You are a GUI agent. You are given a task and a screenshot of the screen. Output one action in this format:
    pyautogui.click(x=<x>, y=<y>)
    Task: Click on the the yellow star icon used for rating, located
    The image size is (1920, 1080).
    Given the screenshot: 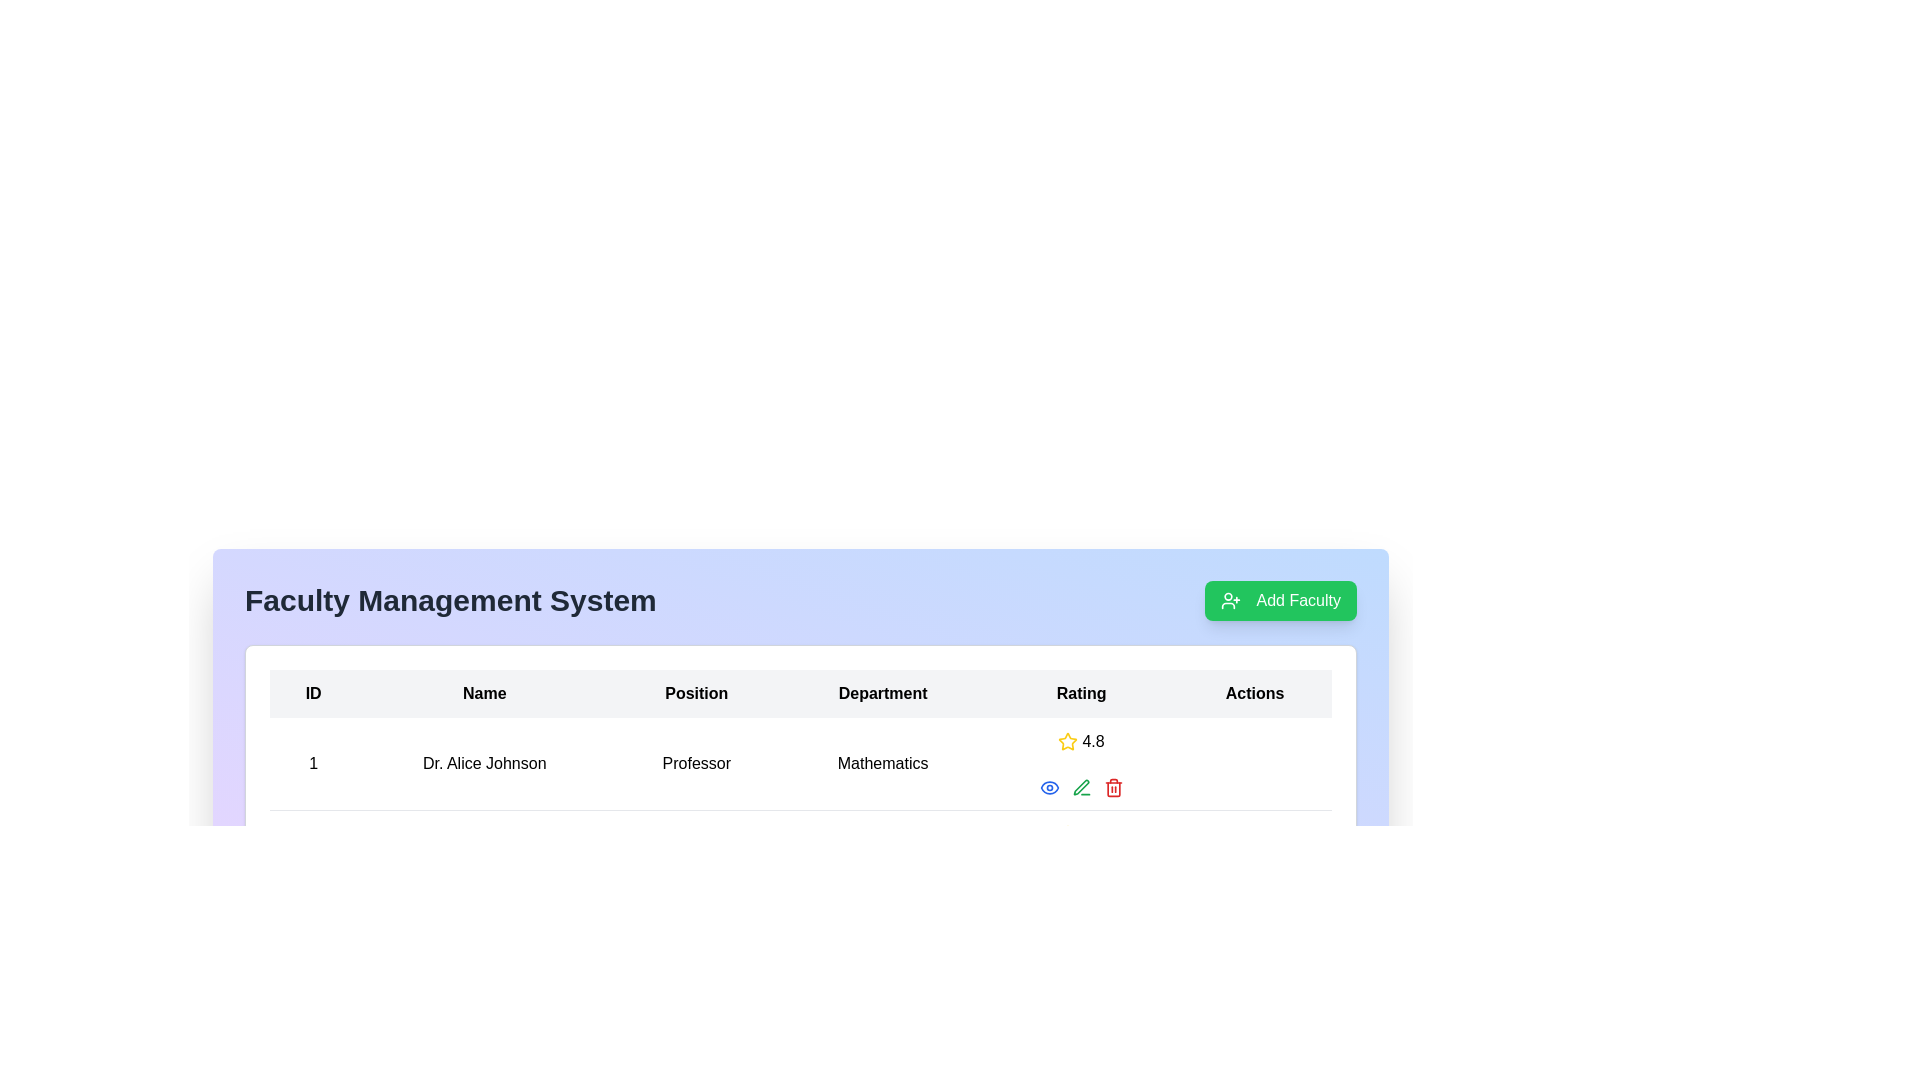 What is the action you would take?
    pyautogui.click(x=1067, y=741)
    